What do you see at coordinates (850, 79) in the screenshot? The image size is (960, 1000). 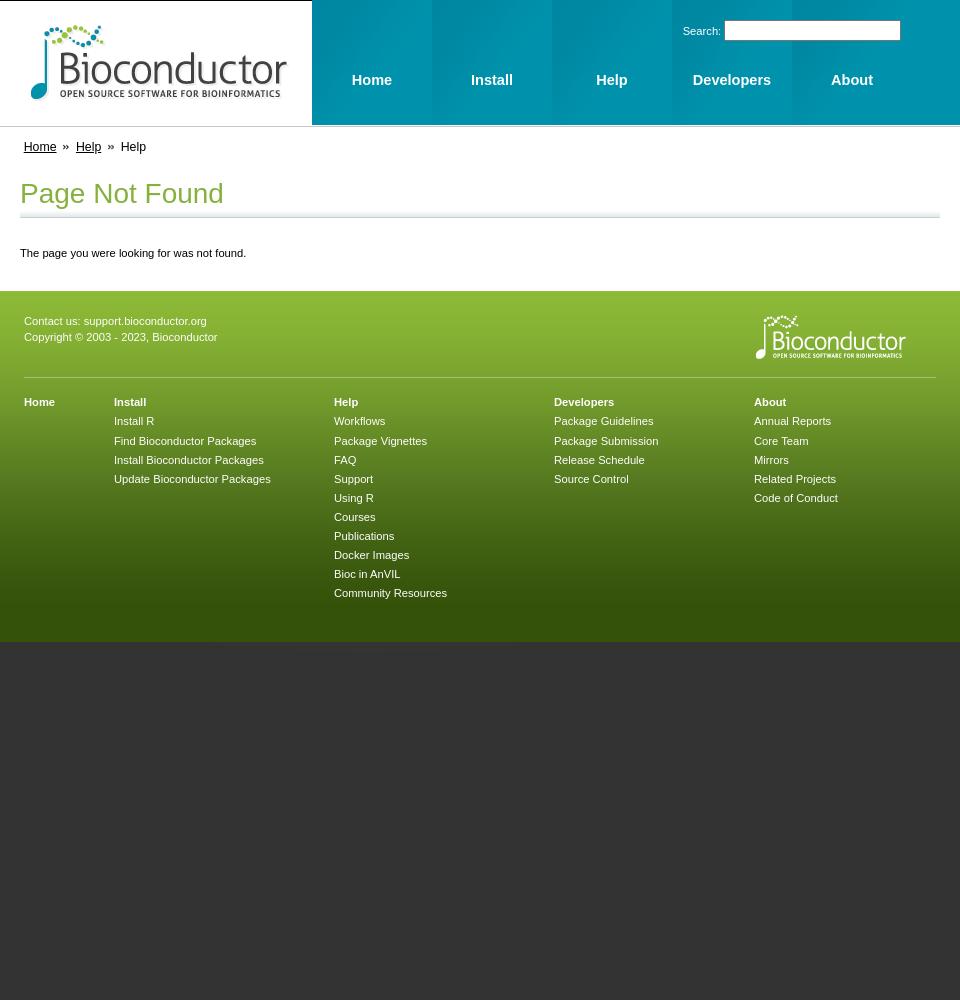 I see `'About'` at bounding box center [850, 79].